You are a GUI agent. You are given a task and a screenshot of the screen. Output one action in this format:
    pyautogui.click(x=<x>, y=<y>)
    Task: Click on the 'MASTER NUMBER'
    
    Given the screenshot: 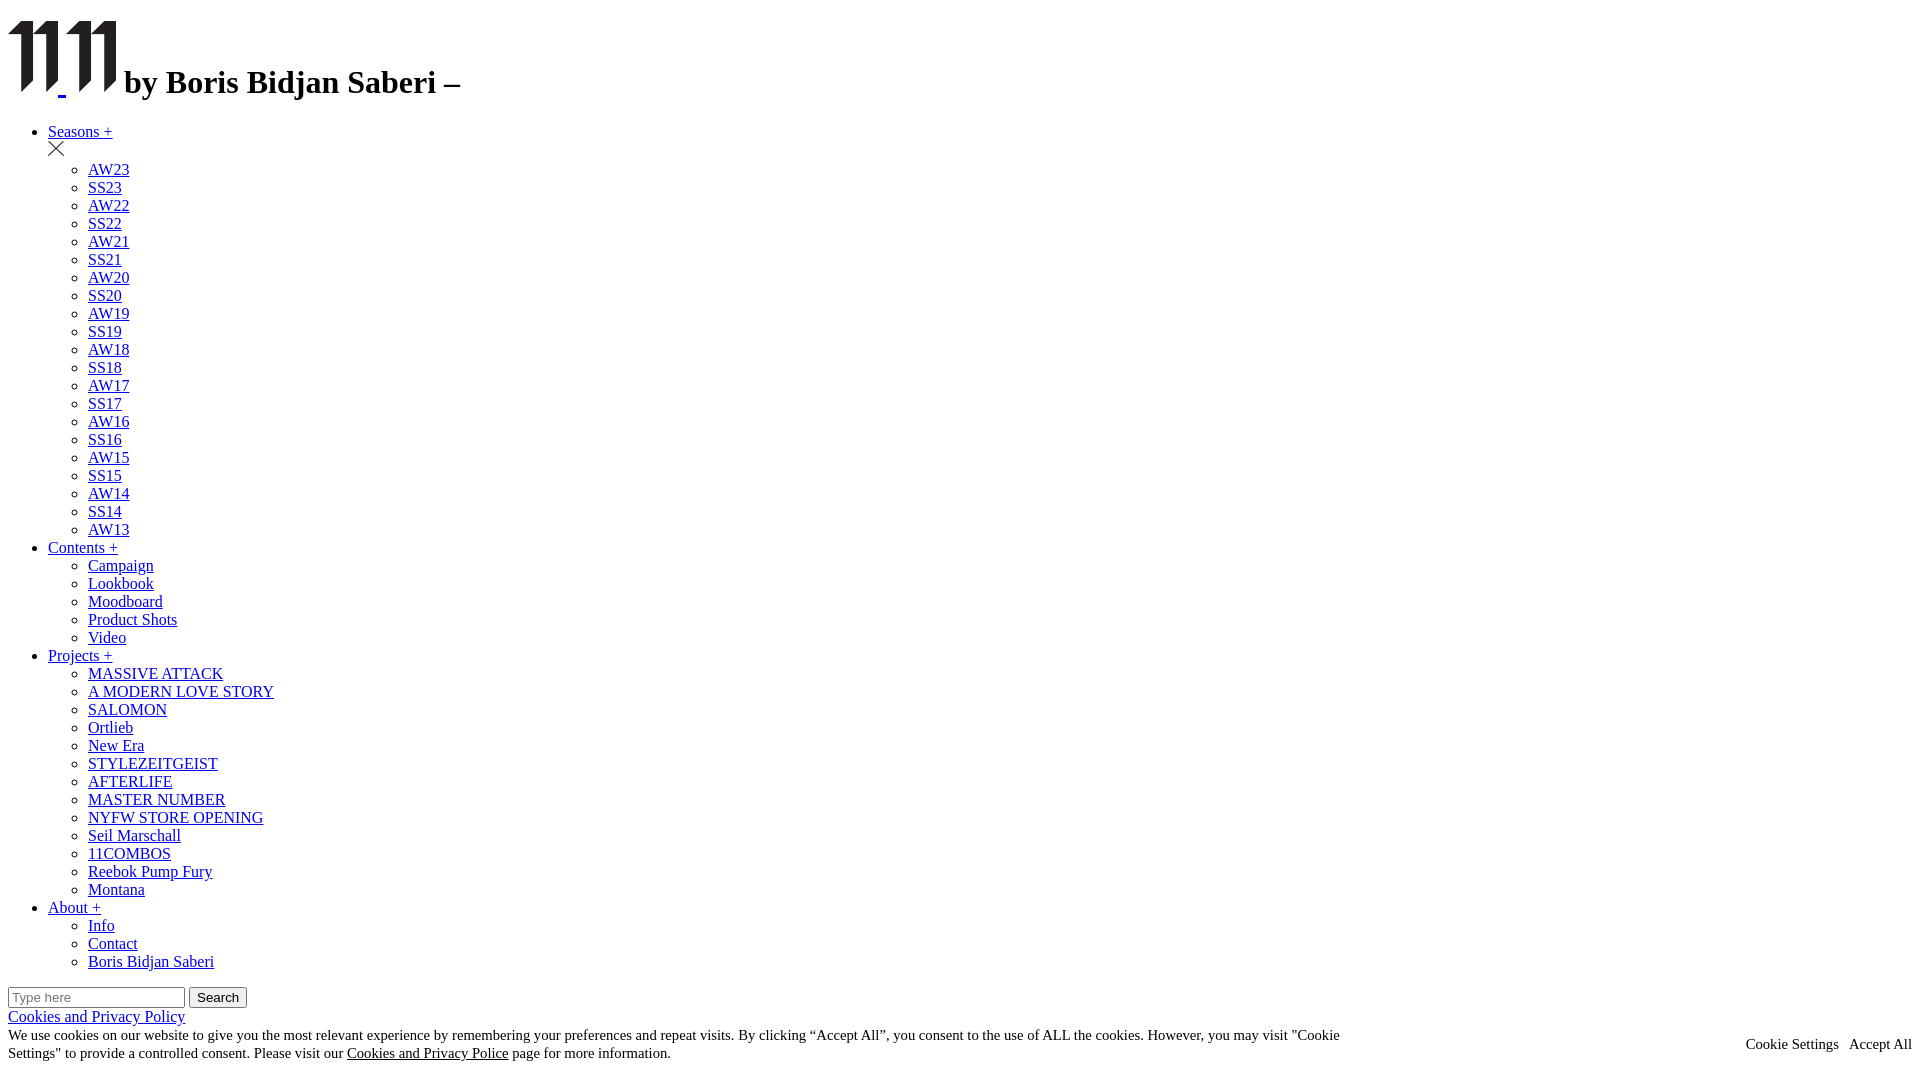 What is the action you would take?
    pyautogui.click(x=155, y=798)
    